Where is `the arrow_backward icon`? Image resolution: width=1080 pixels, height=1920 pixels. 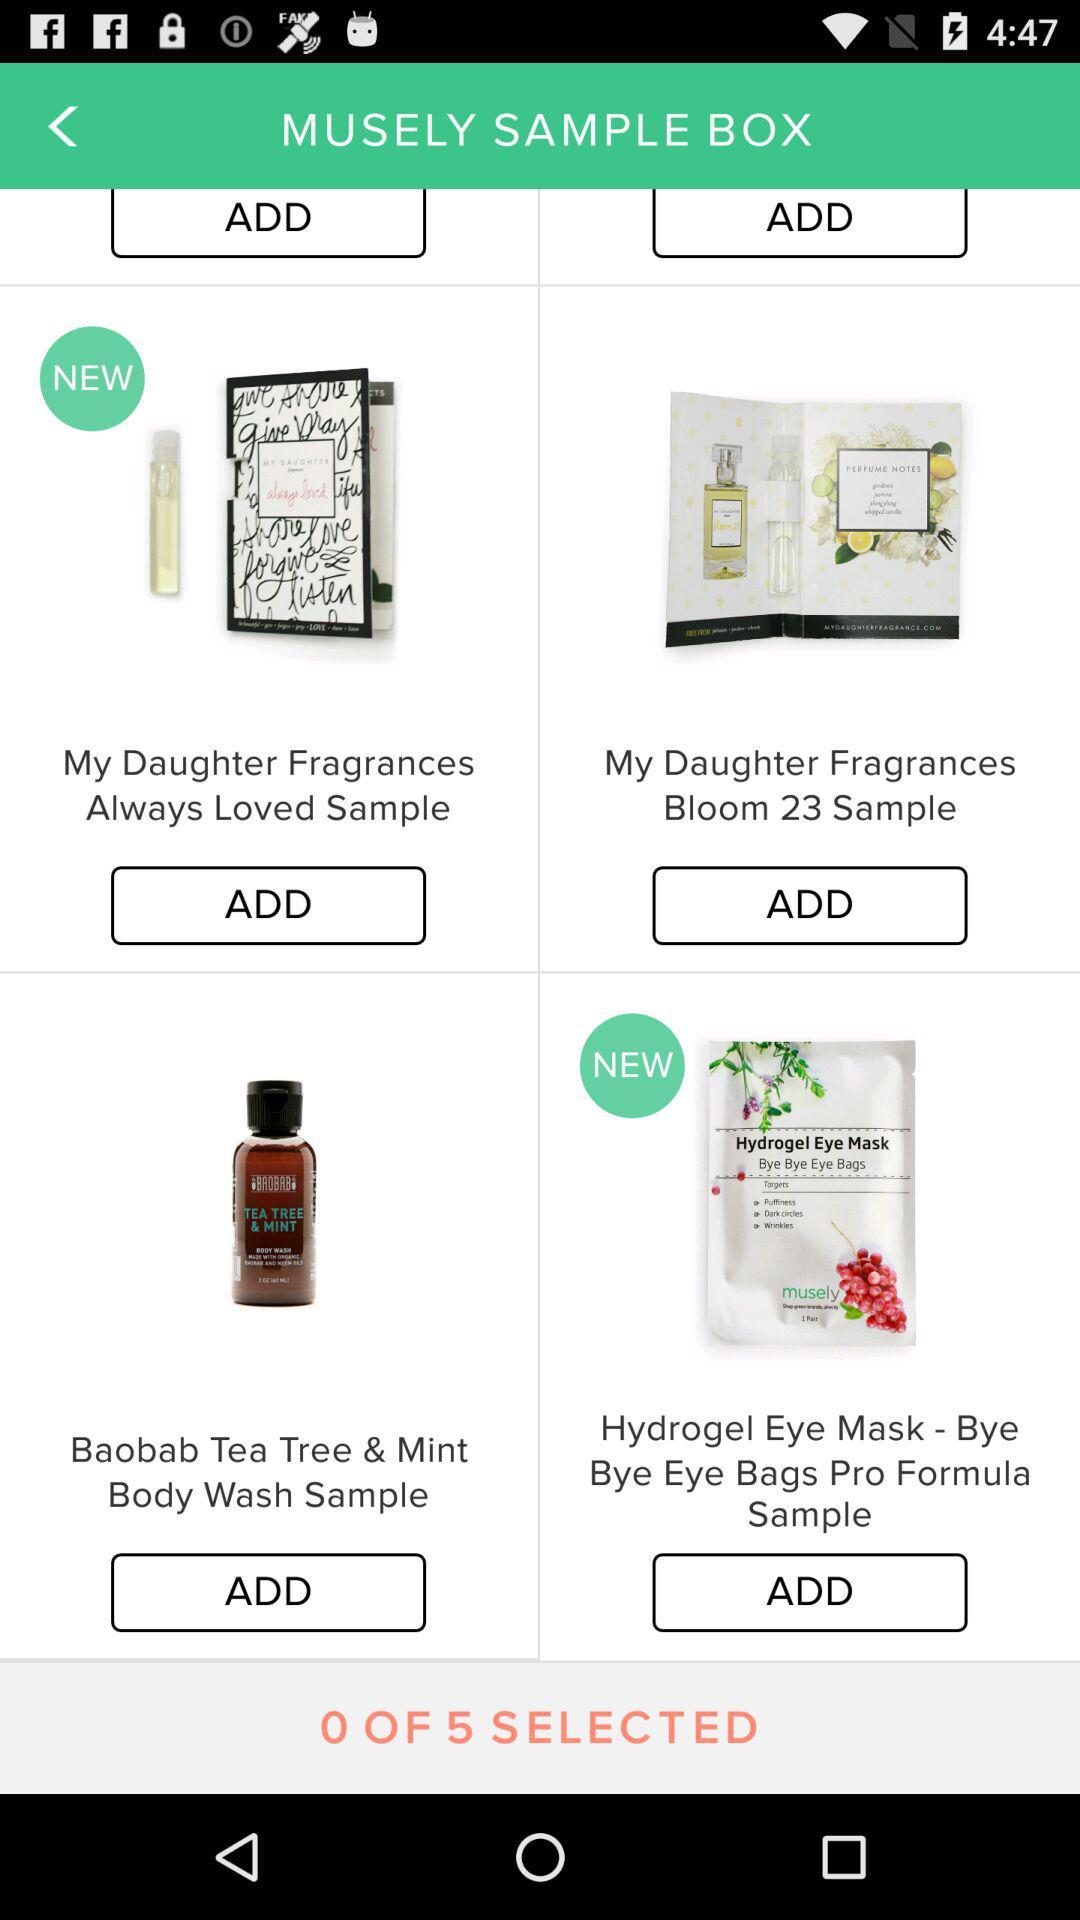
the arrow_backward icon is located at coordinates (61, 133).